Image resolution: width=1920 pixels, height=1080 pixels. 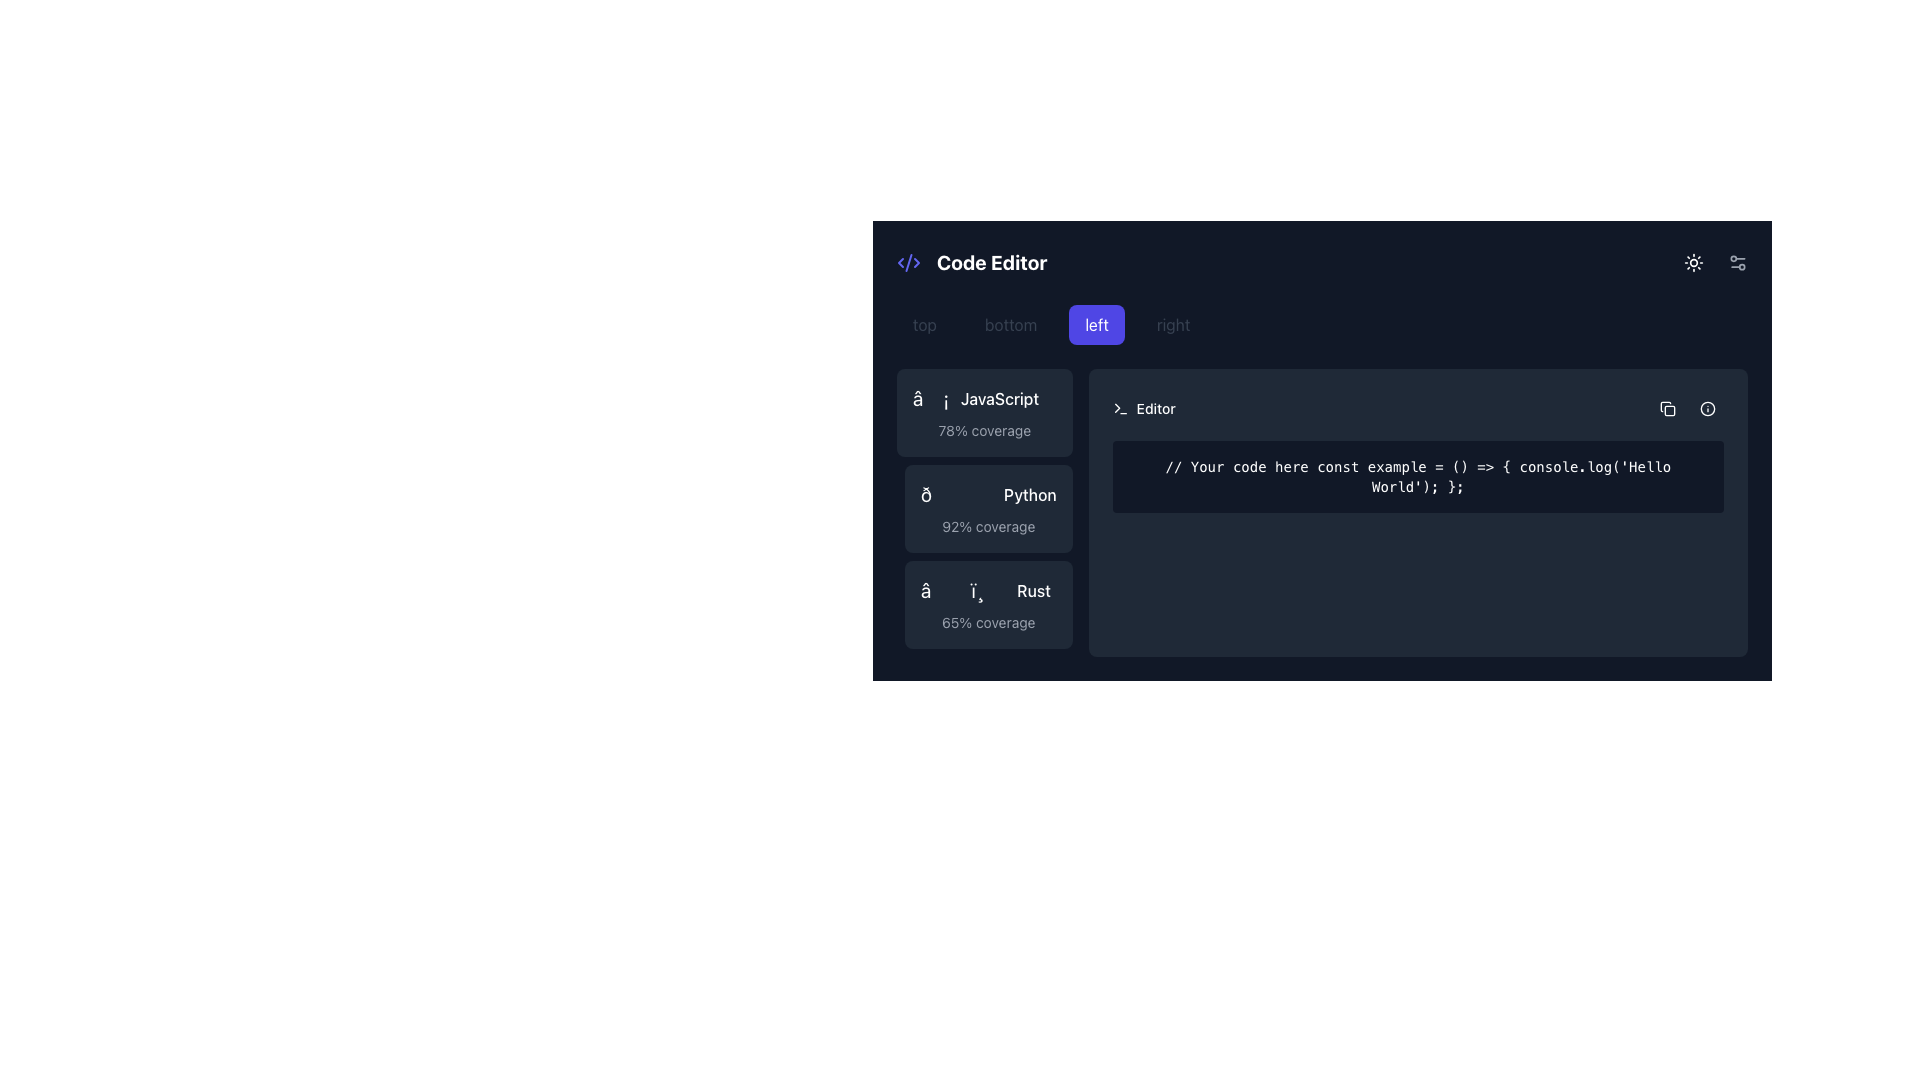 I want to click on the gear-shaped icon button located at the top-right corner of the dark-themed toolbar, so click(x=1736, y=261).